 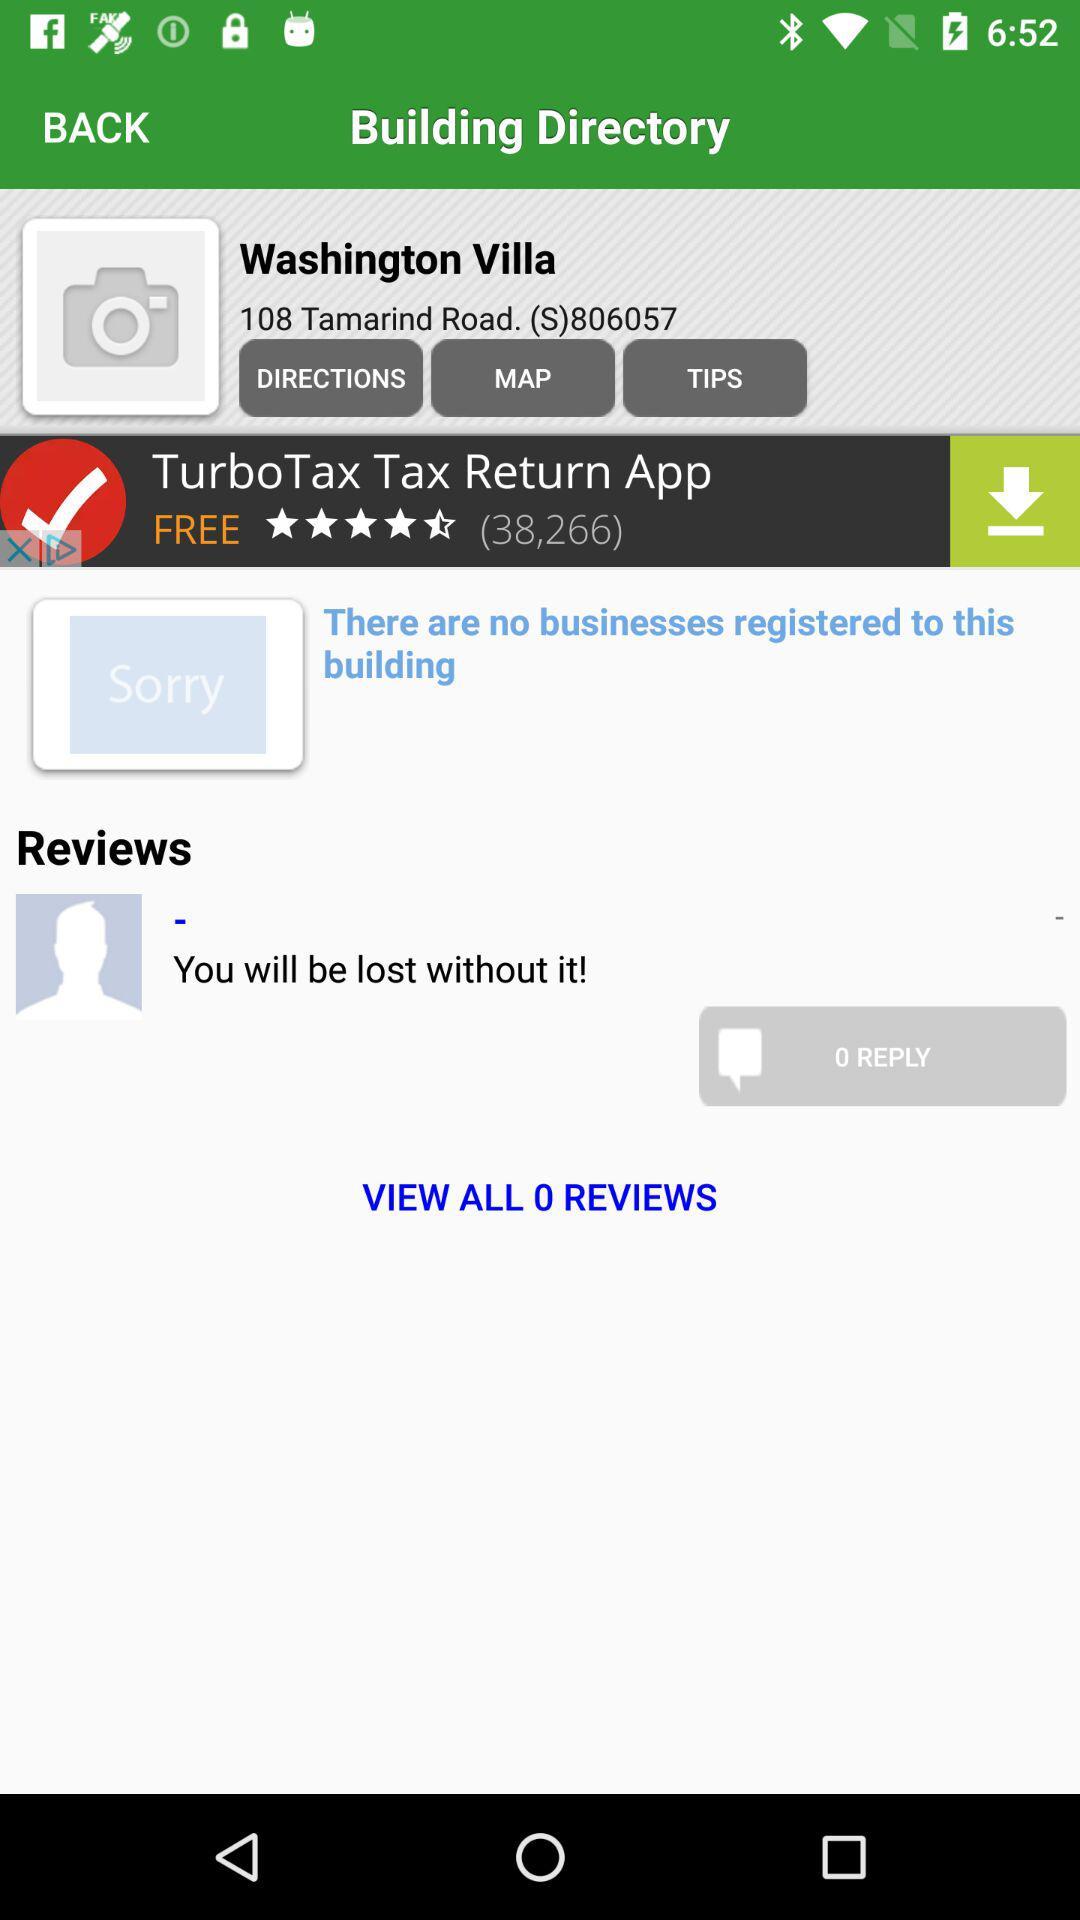 I want to click on the photo icon, so click(x=120, y=320).